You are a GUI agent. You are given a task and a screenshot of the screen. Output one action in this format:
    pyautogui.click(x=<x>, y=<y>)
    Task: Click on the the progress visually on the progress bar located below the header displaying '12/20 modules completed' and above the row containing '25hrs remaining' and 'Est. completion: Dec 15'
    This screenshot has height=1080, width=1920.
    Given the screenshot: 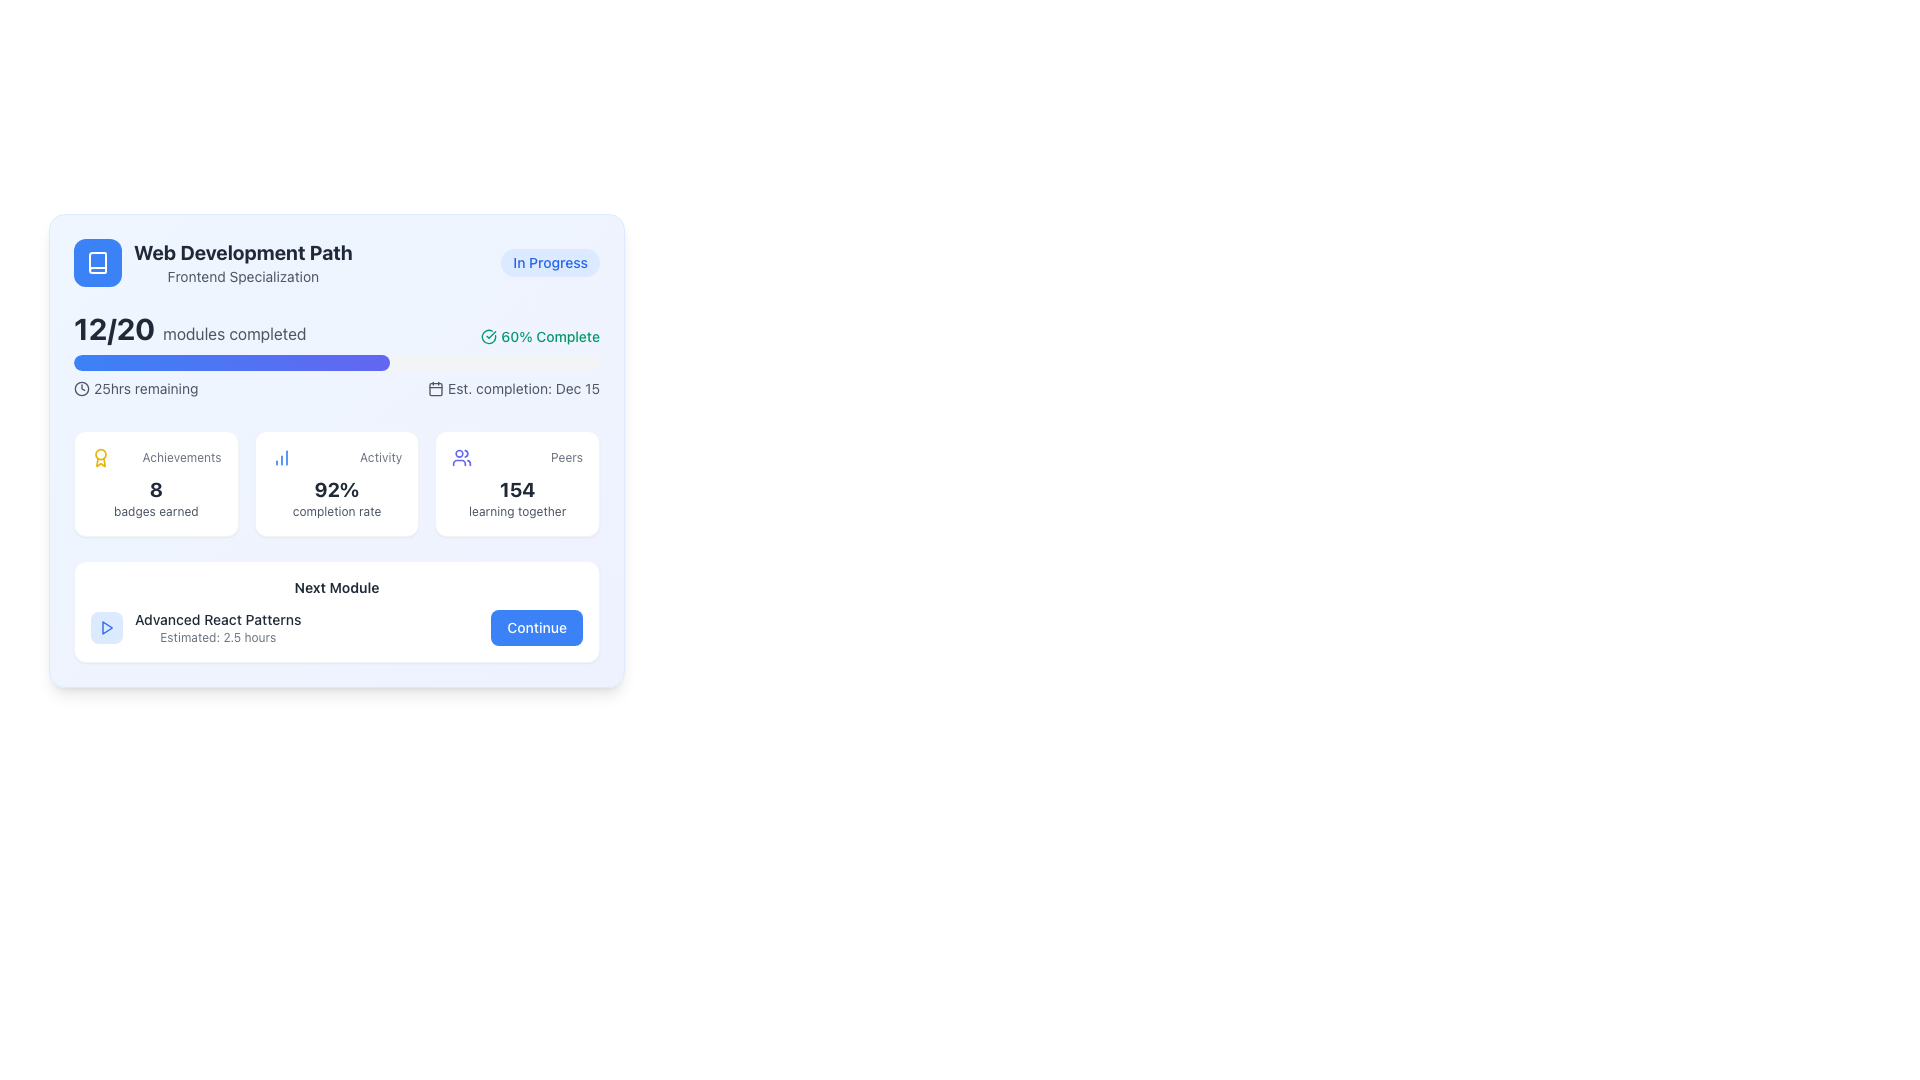 What is the action you would take?
    pyautogui.click(x=336, y=362)
    